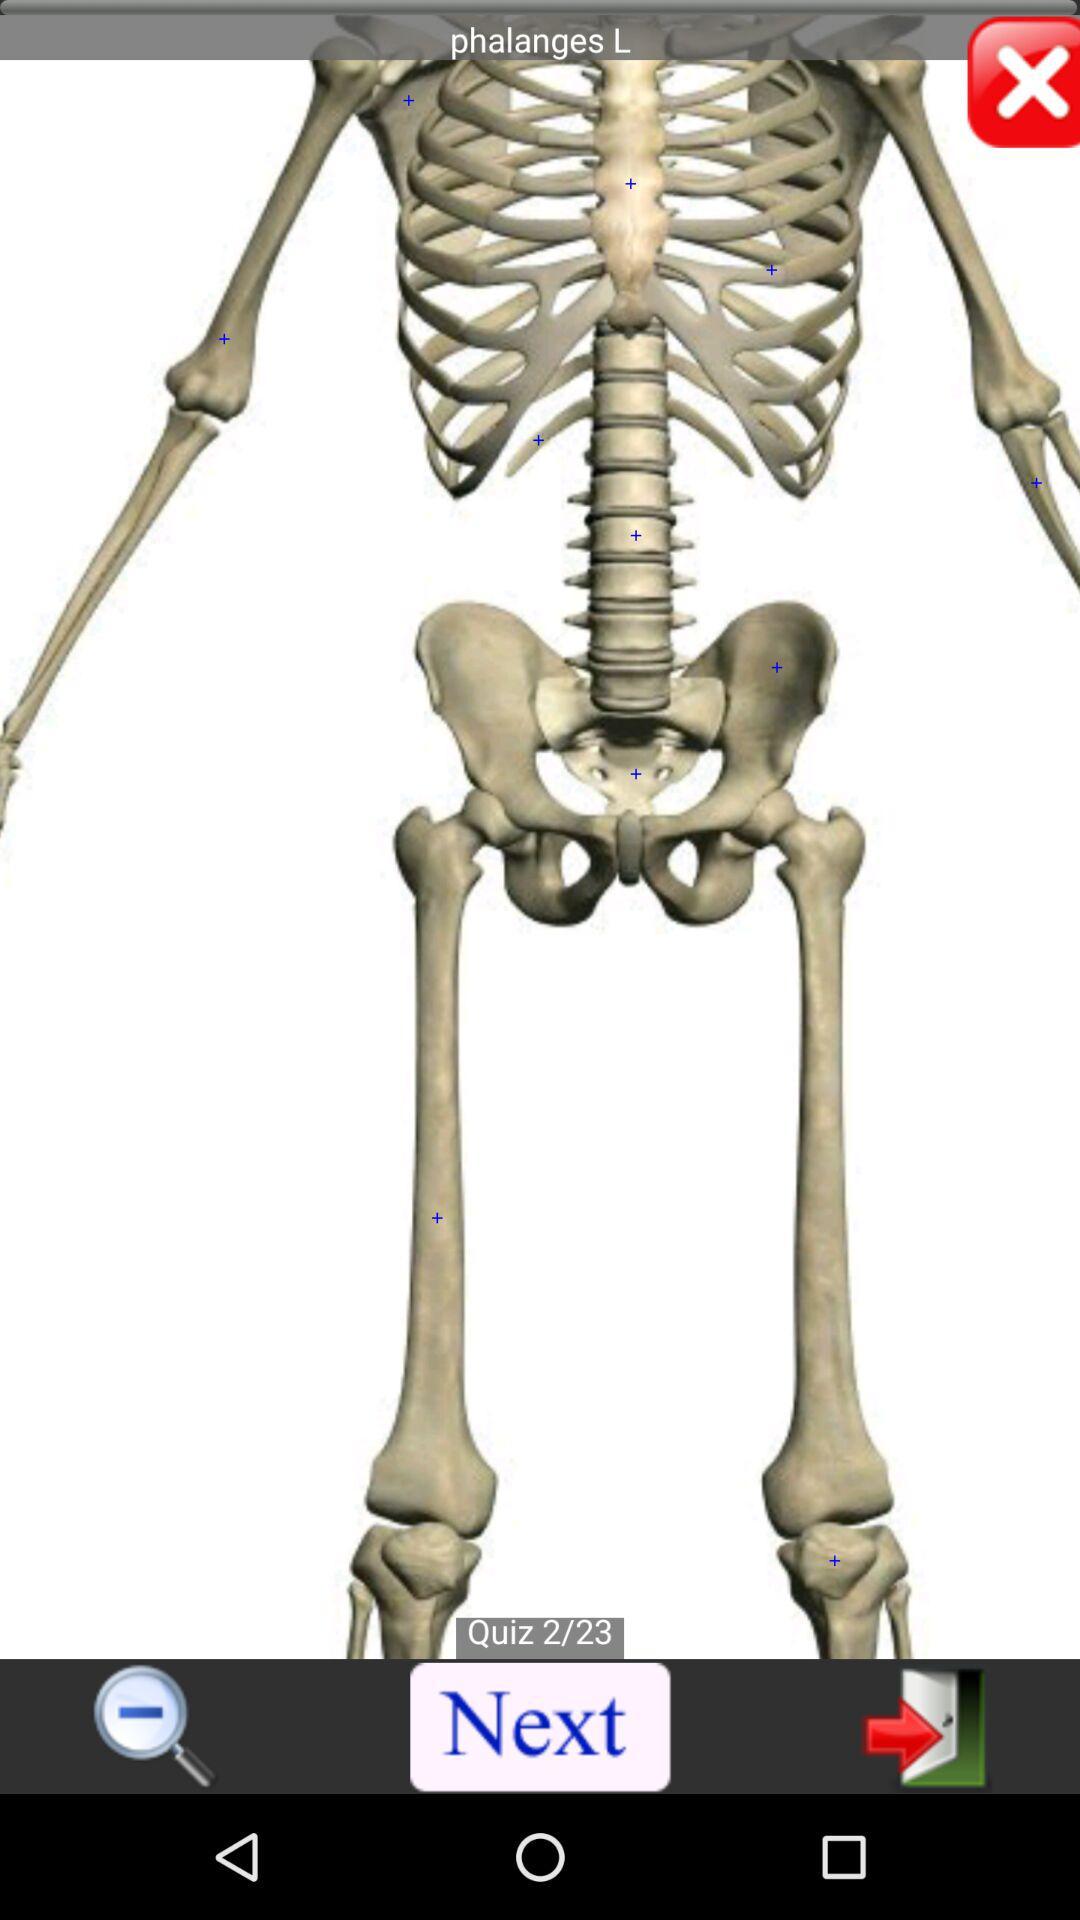  What do you see at coordinates (541, 1727) in the screenshot?
I see `open next page` at bounding box center [541, 1727].